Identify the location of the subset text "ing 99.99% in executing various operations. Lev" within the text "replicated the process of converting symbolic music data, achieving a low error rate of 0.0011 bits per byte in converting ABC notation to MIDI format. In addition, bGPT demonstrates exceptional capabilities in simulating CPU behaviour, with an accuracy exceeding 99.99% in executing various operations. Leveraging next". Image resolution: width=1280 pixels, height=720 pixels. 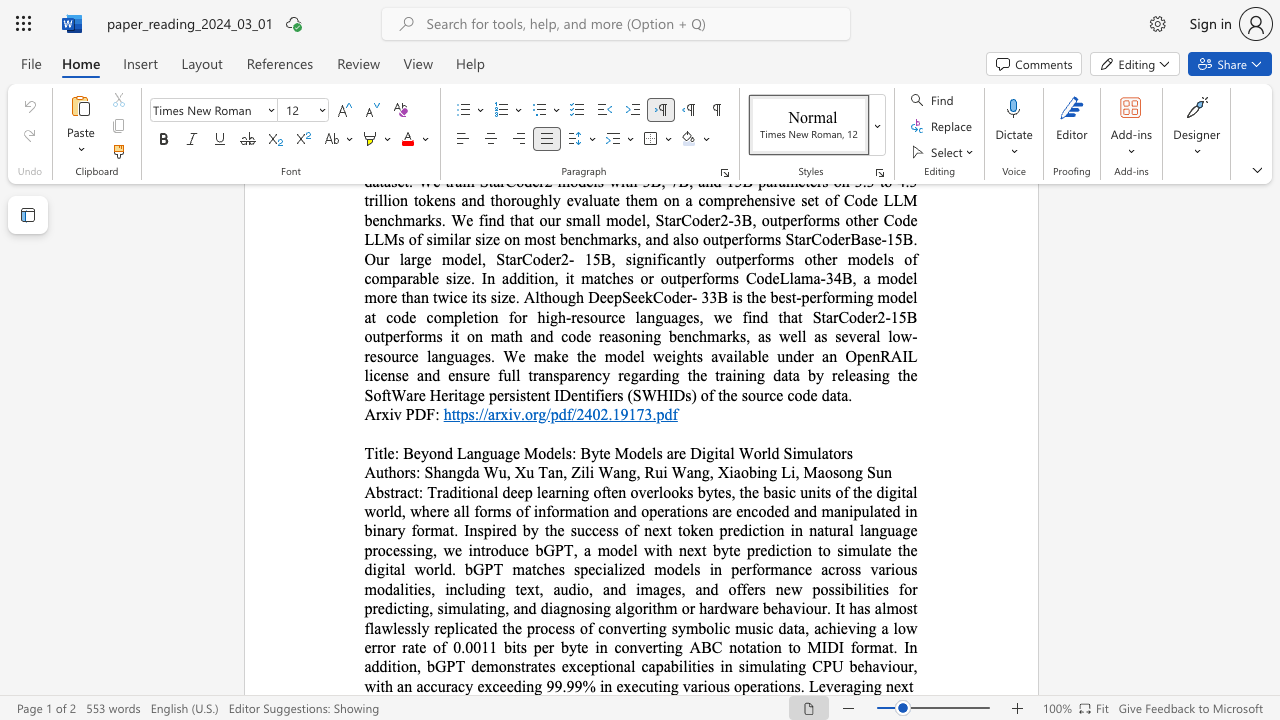
(521, 685).